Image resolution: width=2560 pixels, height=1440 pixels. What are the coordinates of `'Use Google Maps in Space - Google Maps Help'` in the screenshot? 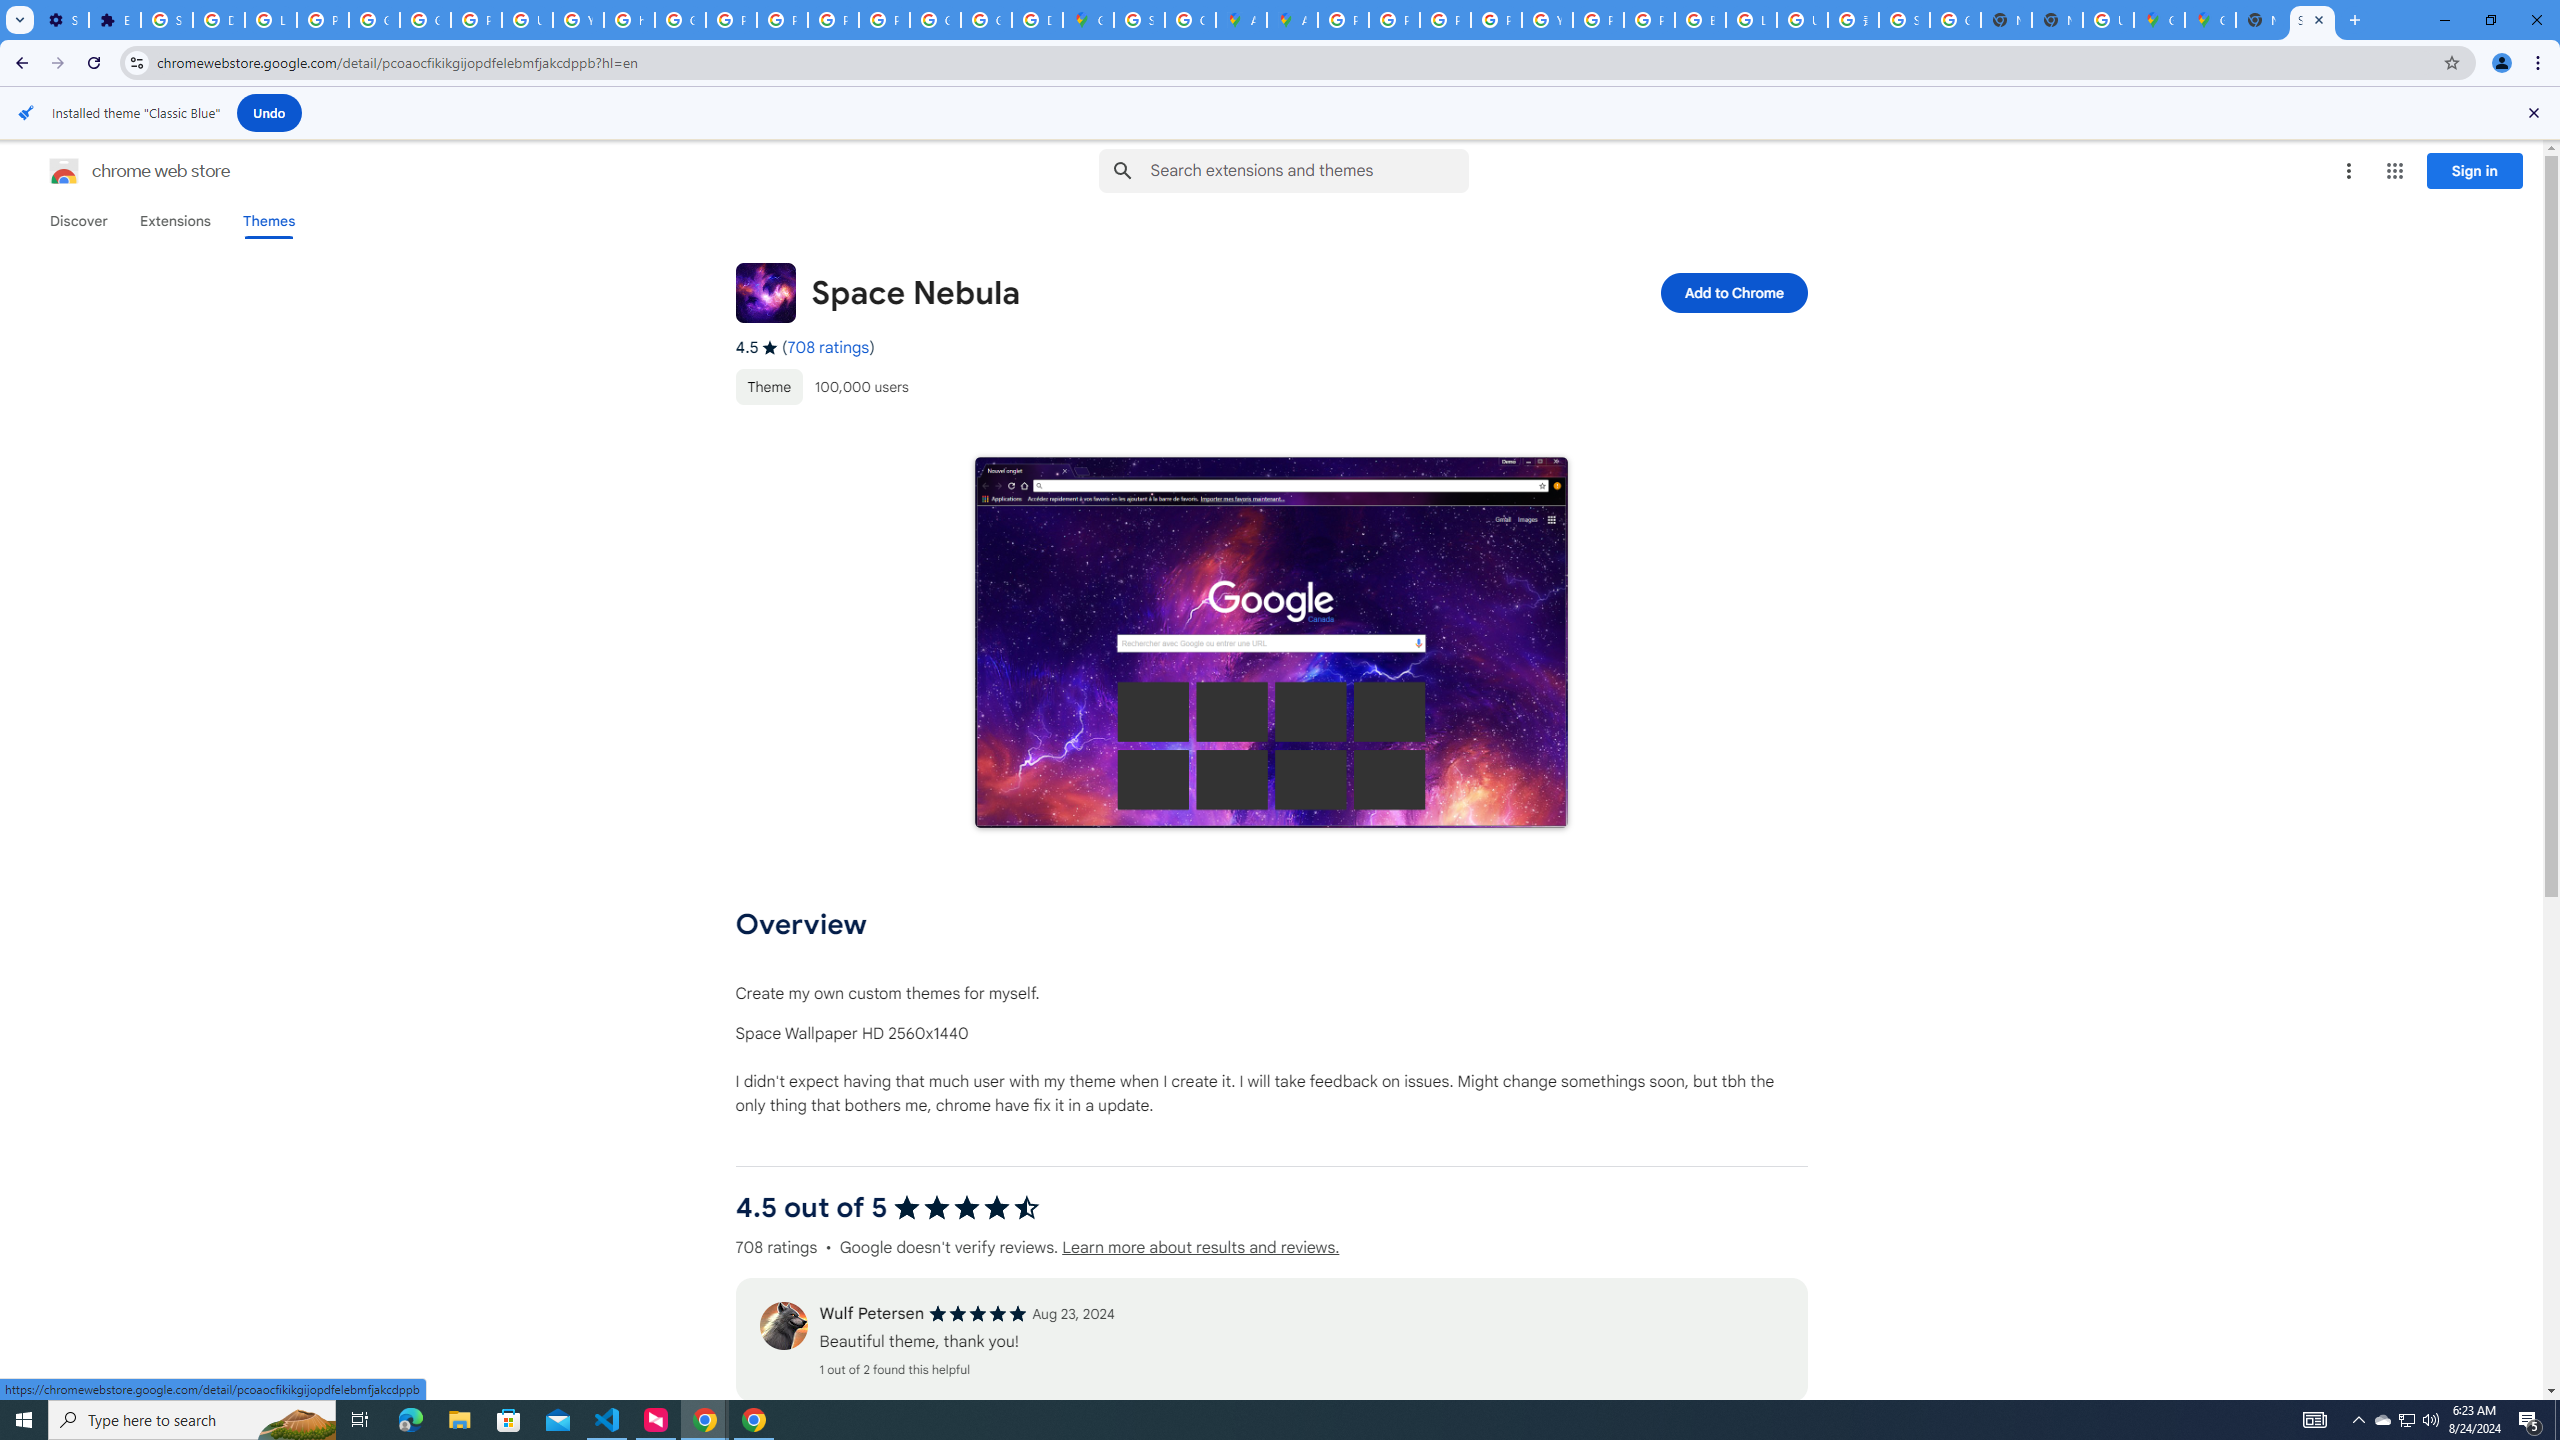 It's located at (2107, 19).